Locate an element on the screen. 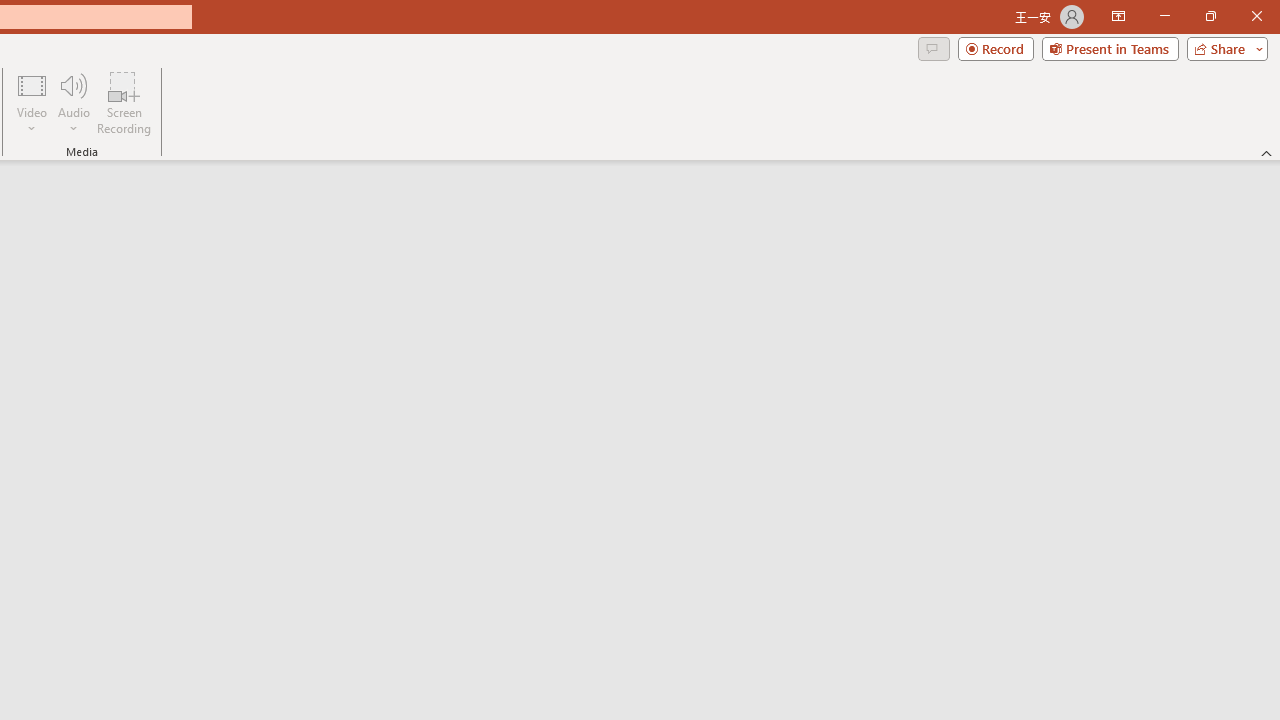 This screenshot has height=720, width=1280. 'Video' is located at coordinates (32, 103).